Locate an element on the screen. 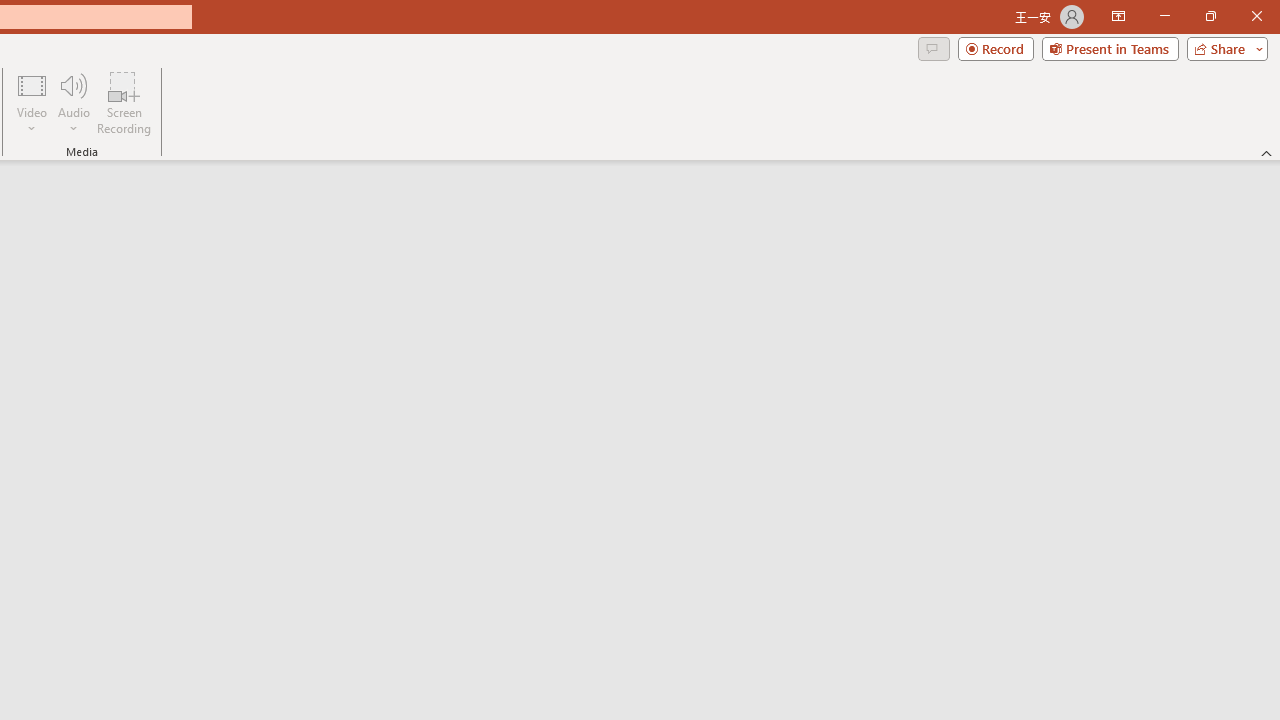 This screenshot has height=720, width=1280. 'Video' is located at coordinates (32, 103).